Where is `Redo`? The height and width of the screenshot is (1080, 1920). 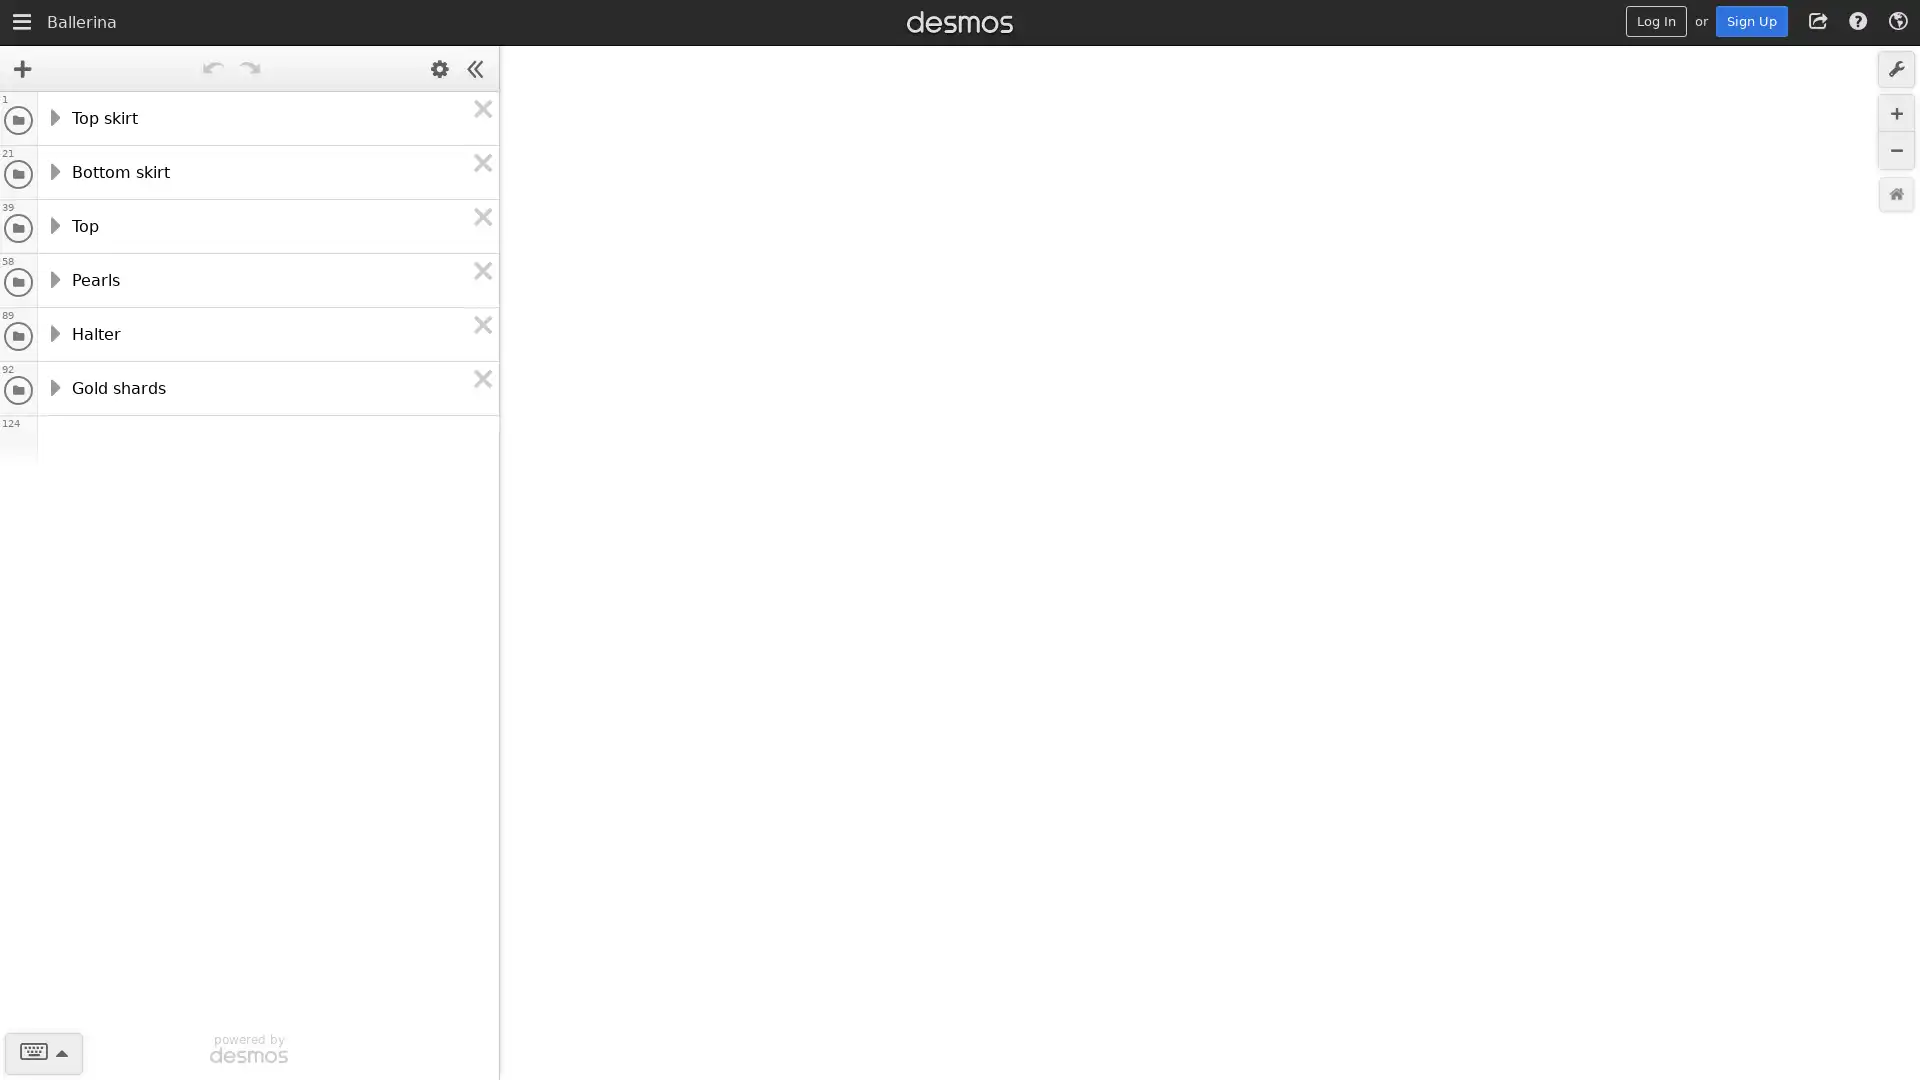 Redo is located at coordinates (248, 68).